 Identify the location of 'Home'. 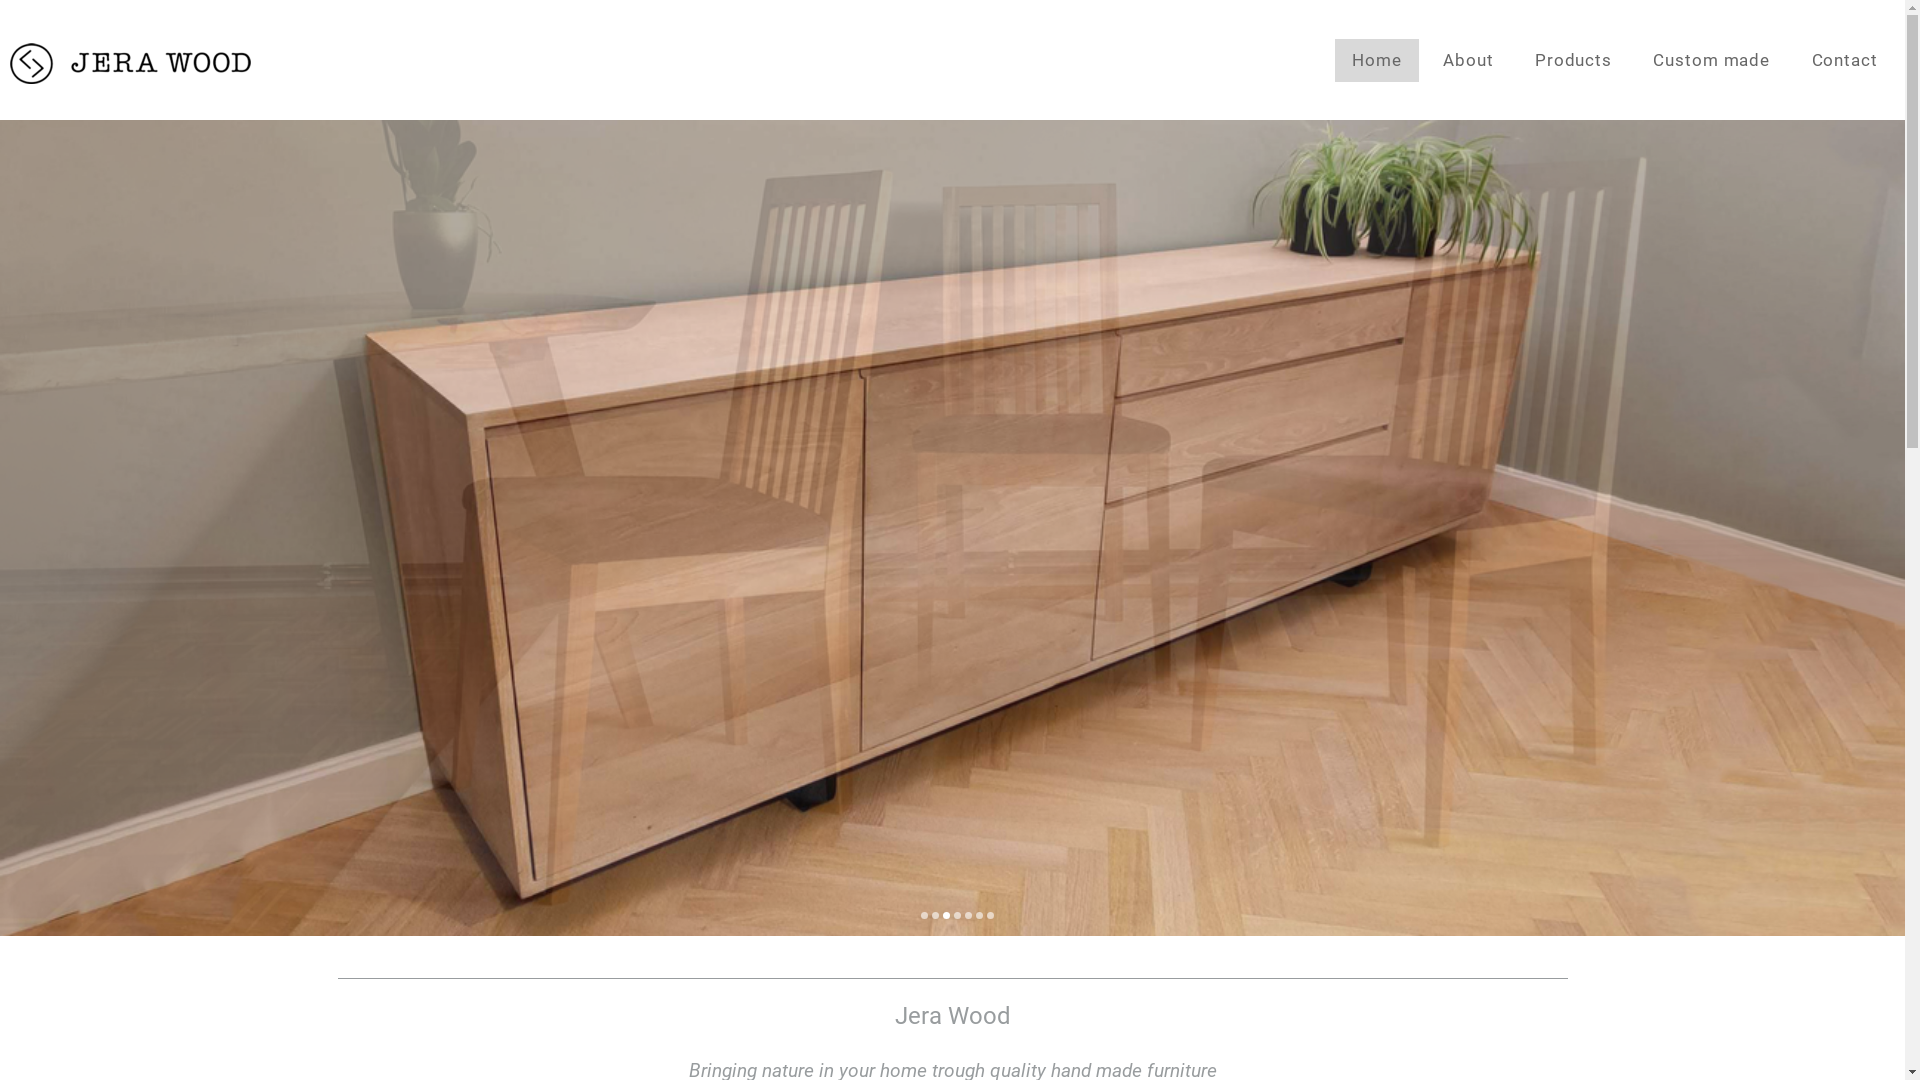
(1334, 59).